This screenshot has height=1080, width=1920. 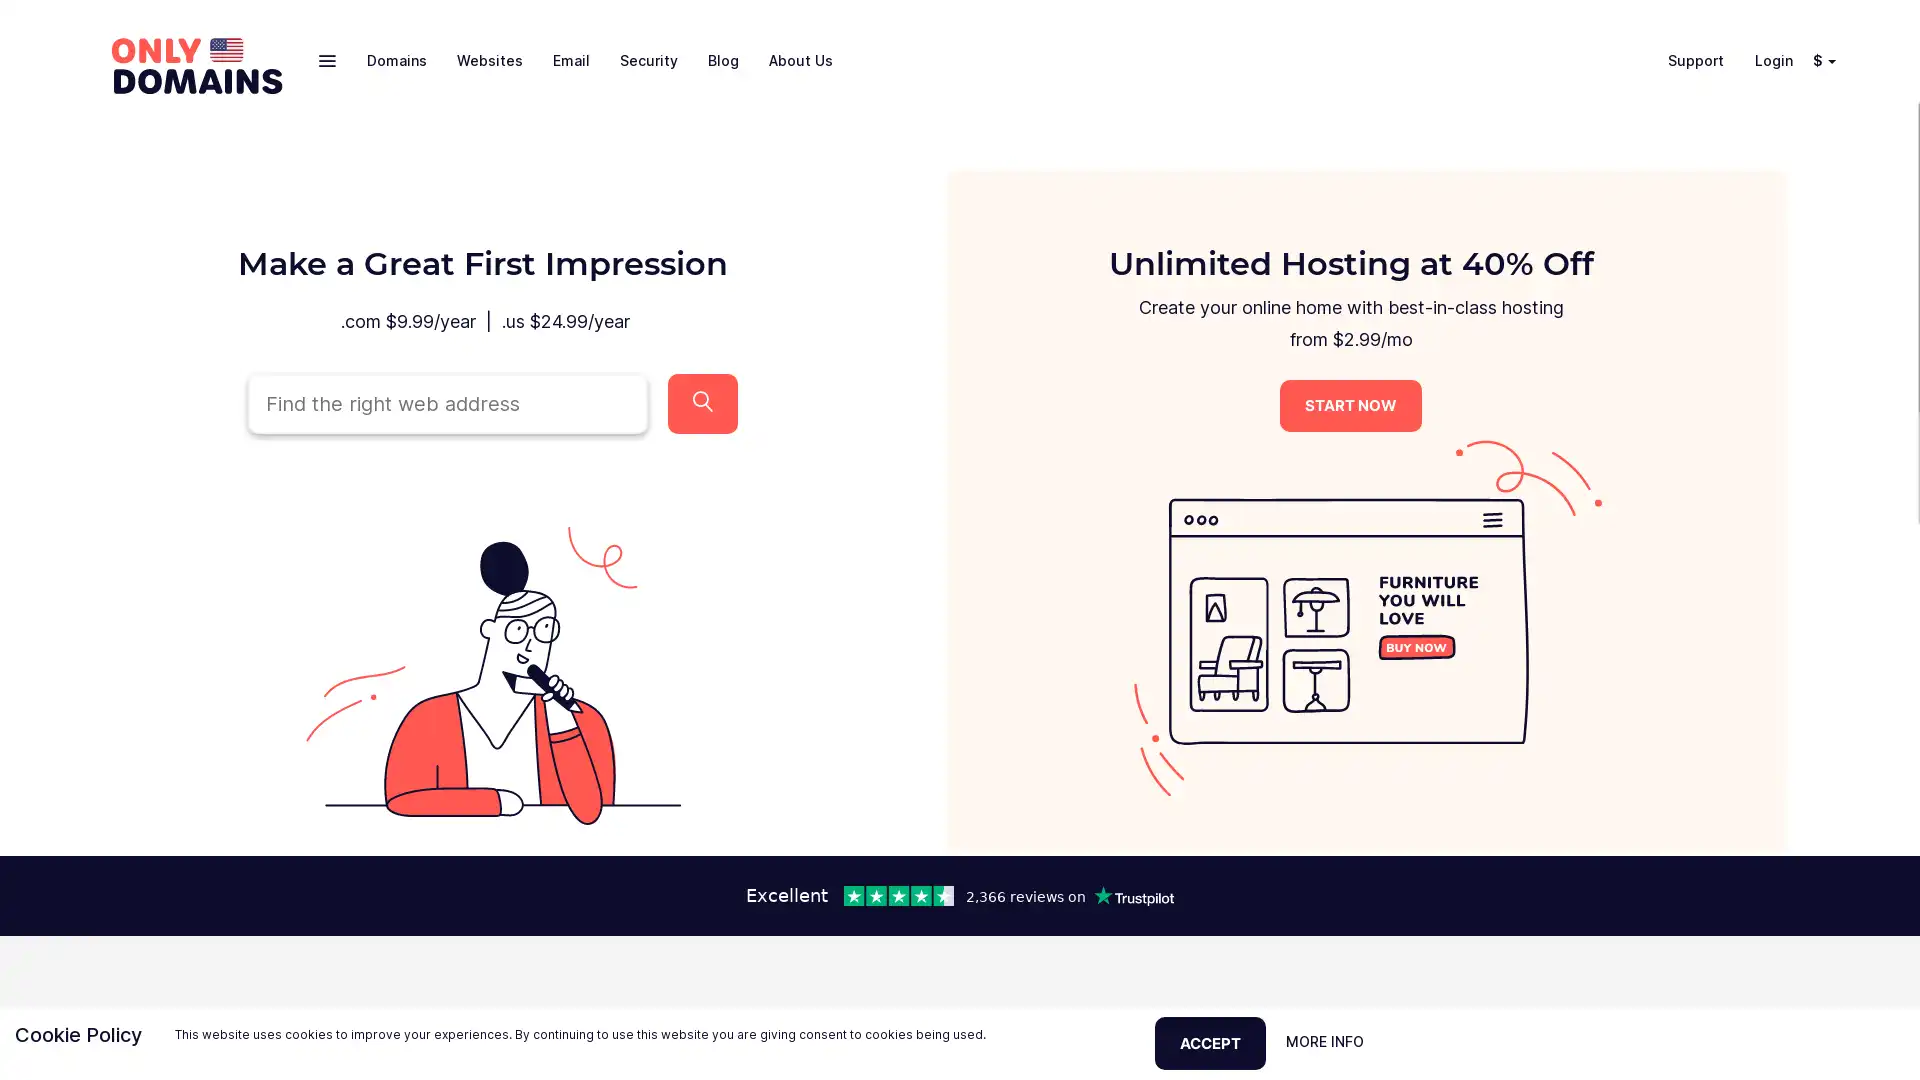 I want to click on ACCEPT, so click(x=1209, y=1041).